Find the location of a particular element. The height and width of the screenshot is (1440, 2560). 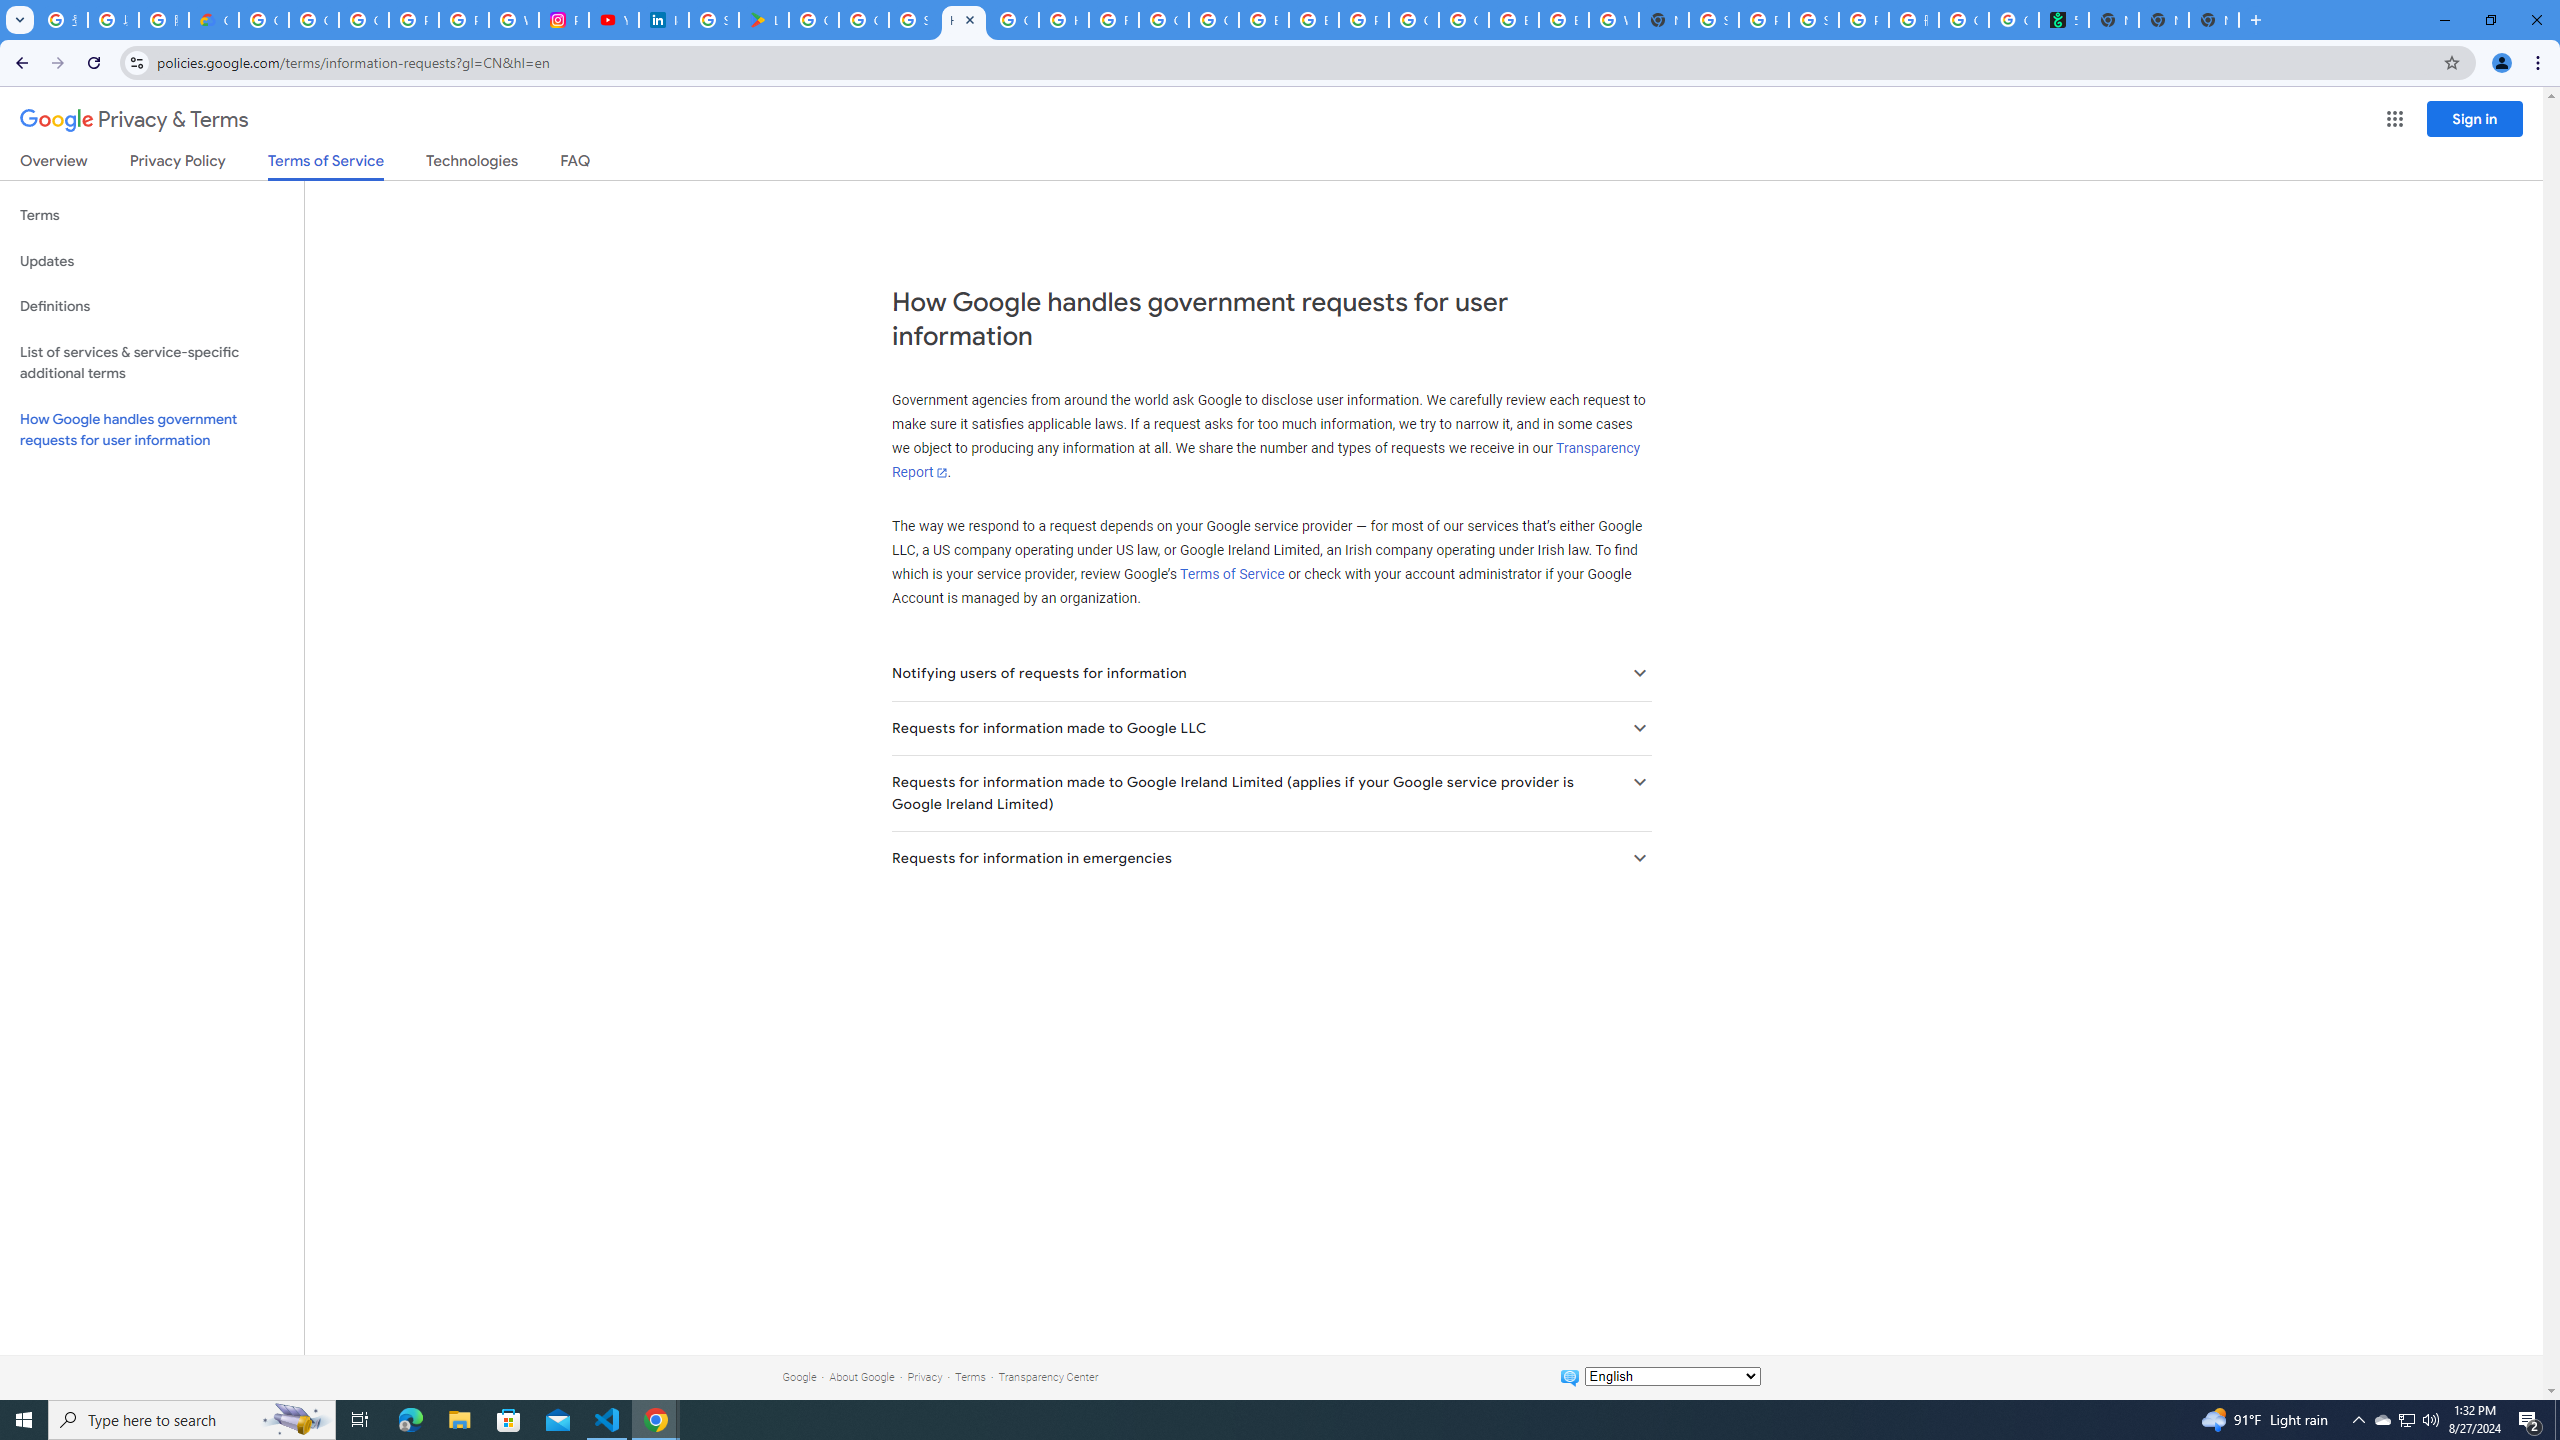

'Transparency Report' is located at coordinates (1264, 460).